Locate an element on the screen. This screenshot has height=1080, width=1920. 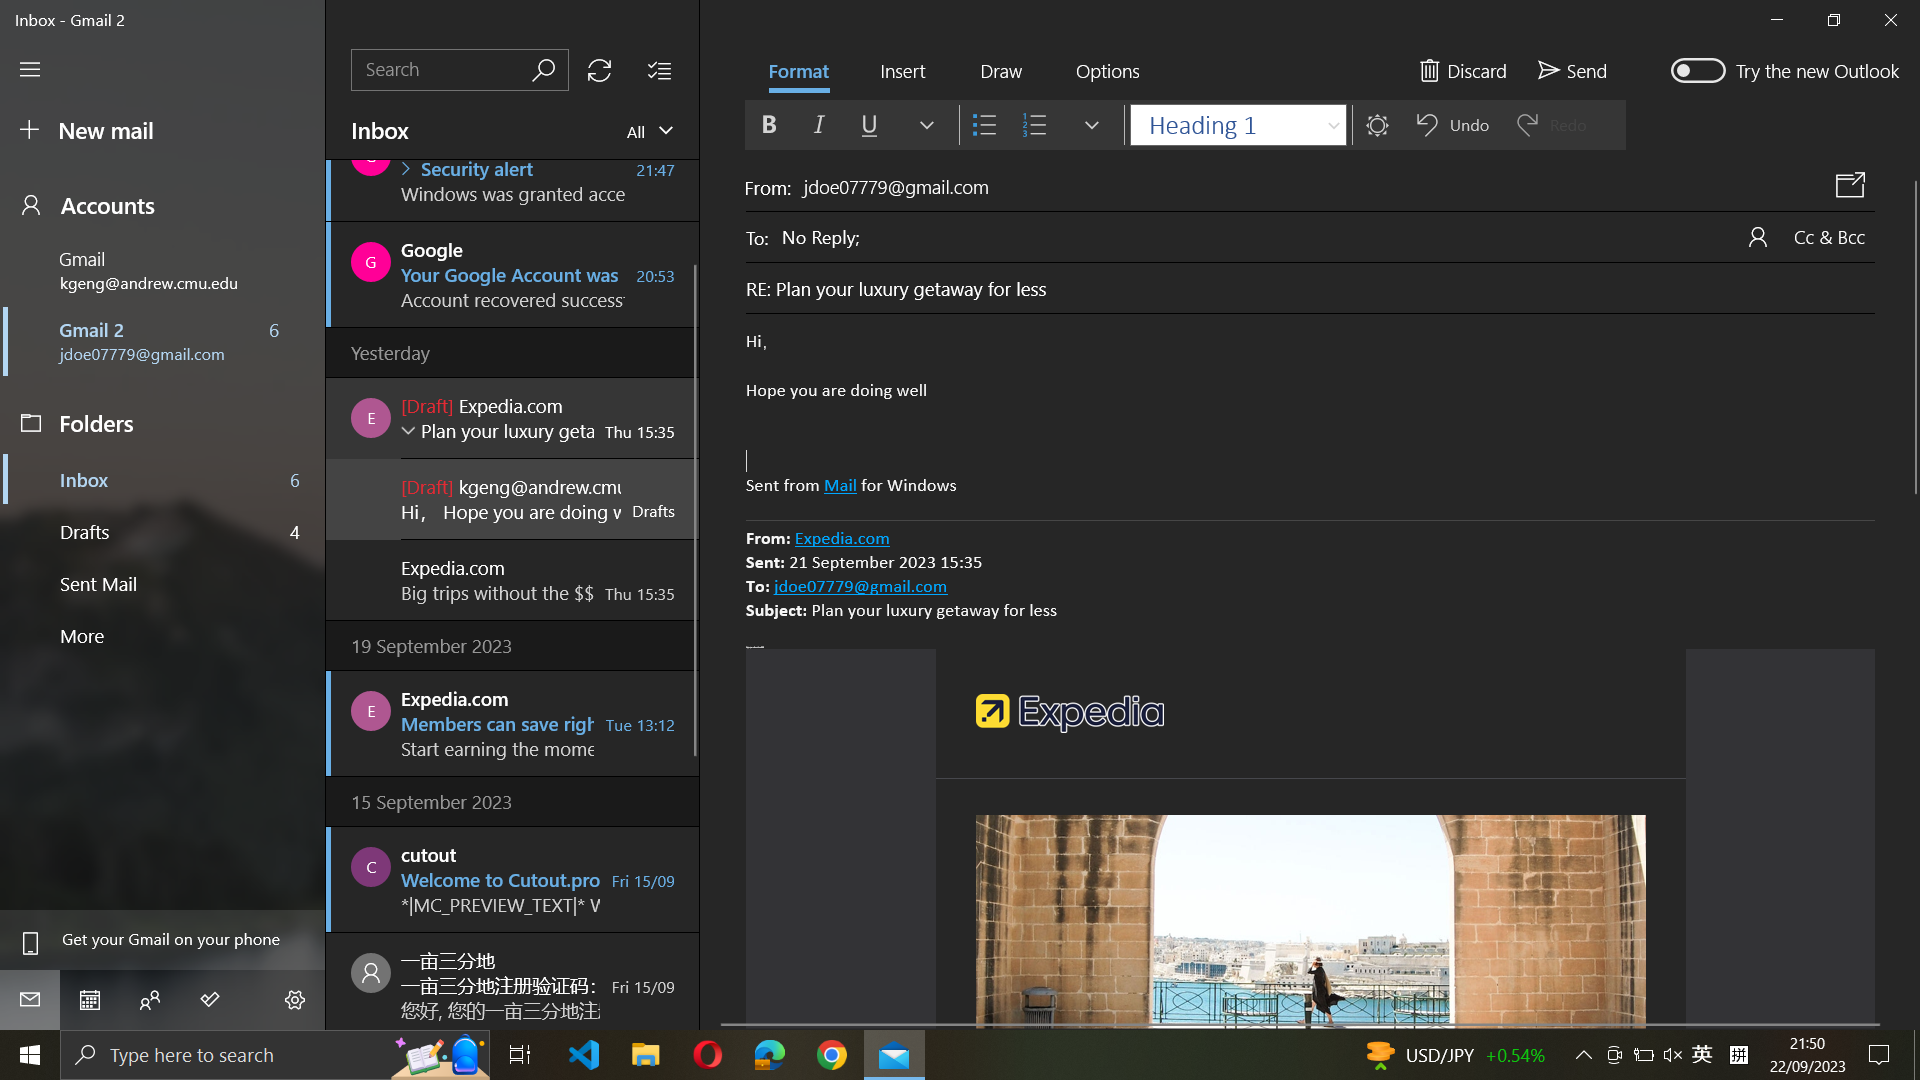
Display all incoming emails is located at coordinates (652, 130).